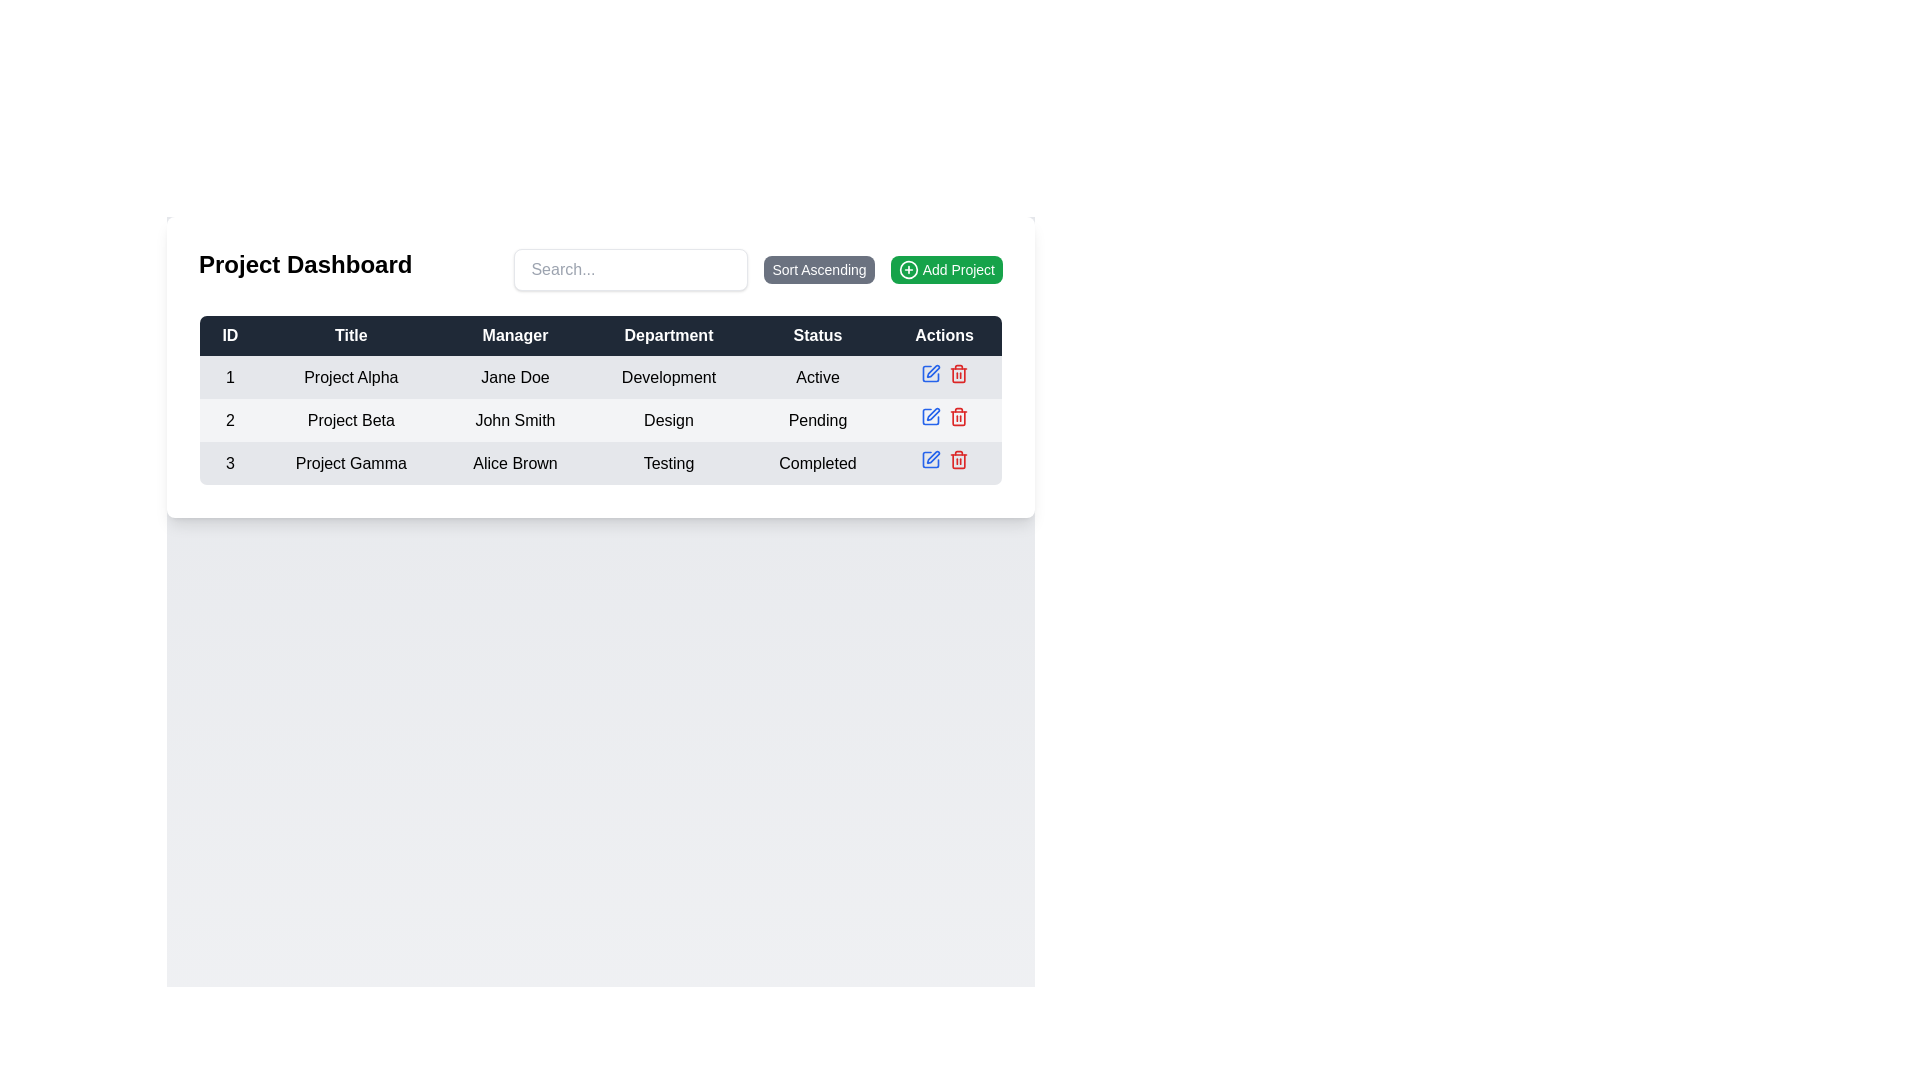  I want to click on the pen-shaped icon button located in the third row under the Actions column to initiate editing the record, so click(929, 459).